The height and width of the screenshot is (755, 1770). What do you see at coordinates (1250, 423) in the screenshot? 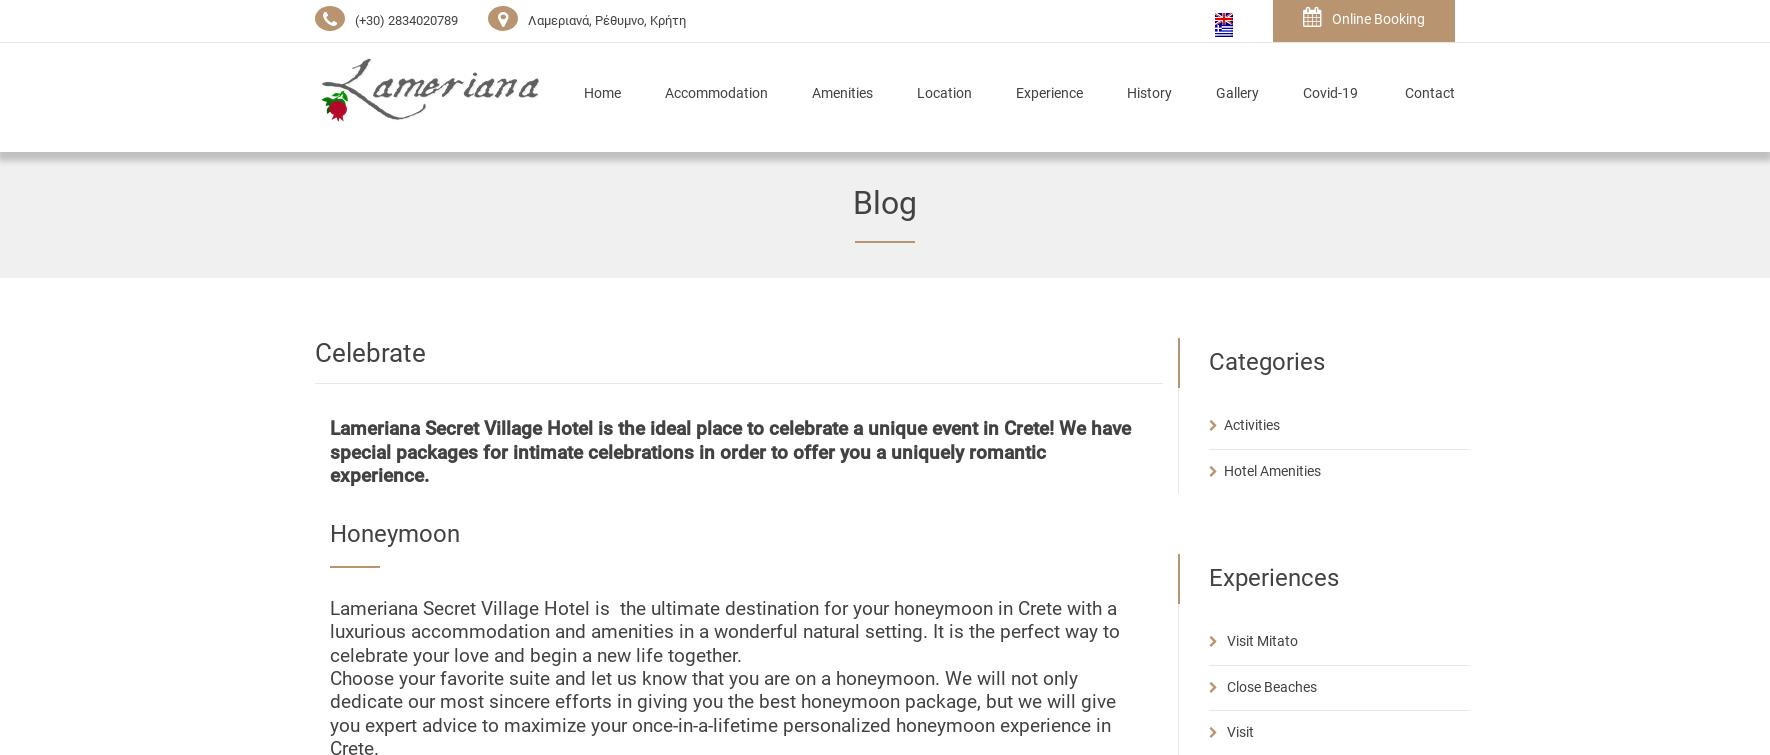
I see `'Activities'` at bounding box center [1250, 423].